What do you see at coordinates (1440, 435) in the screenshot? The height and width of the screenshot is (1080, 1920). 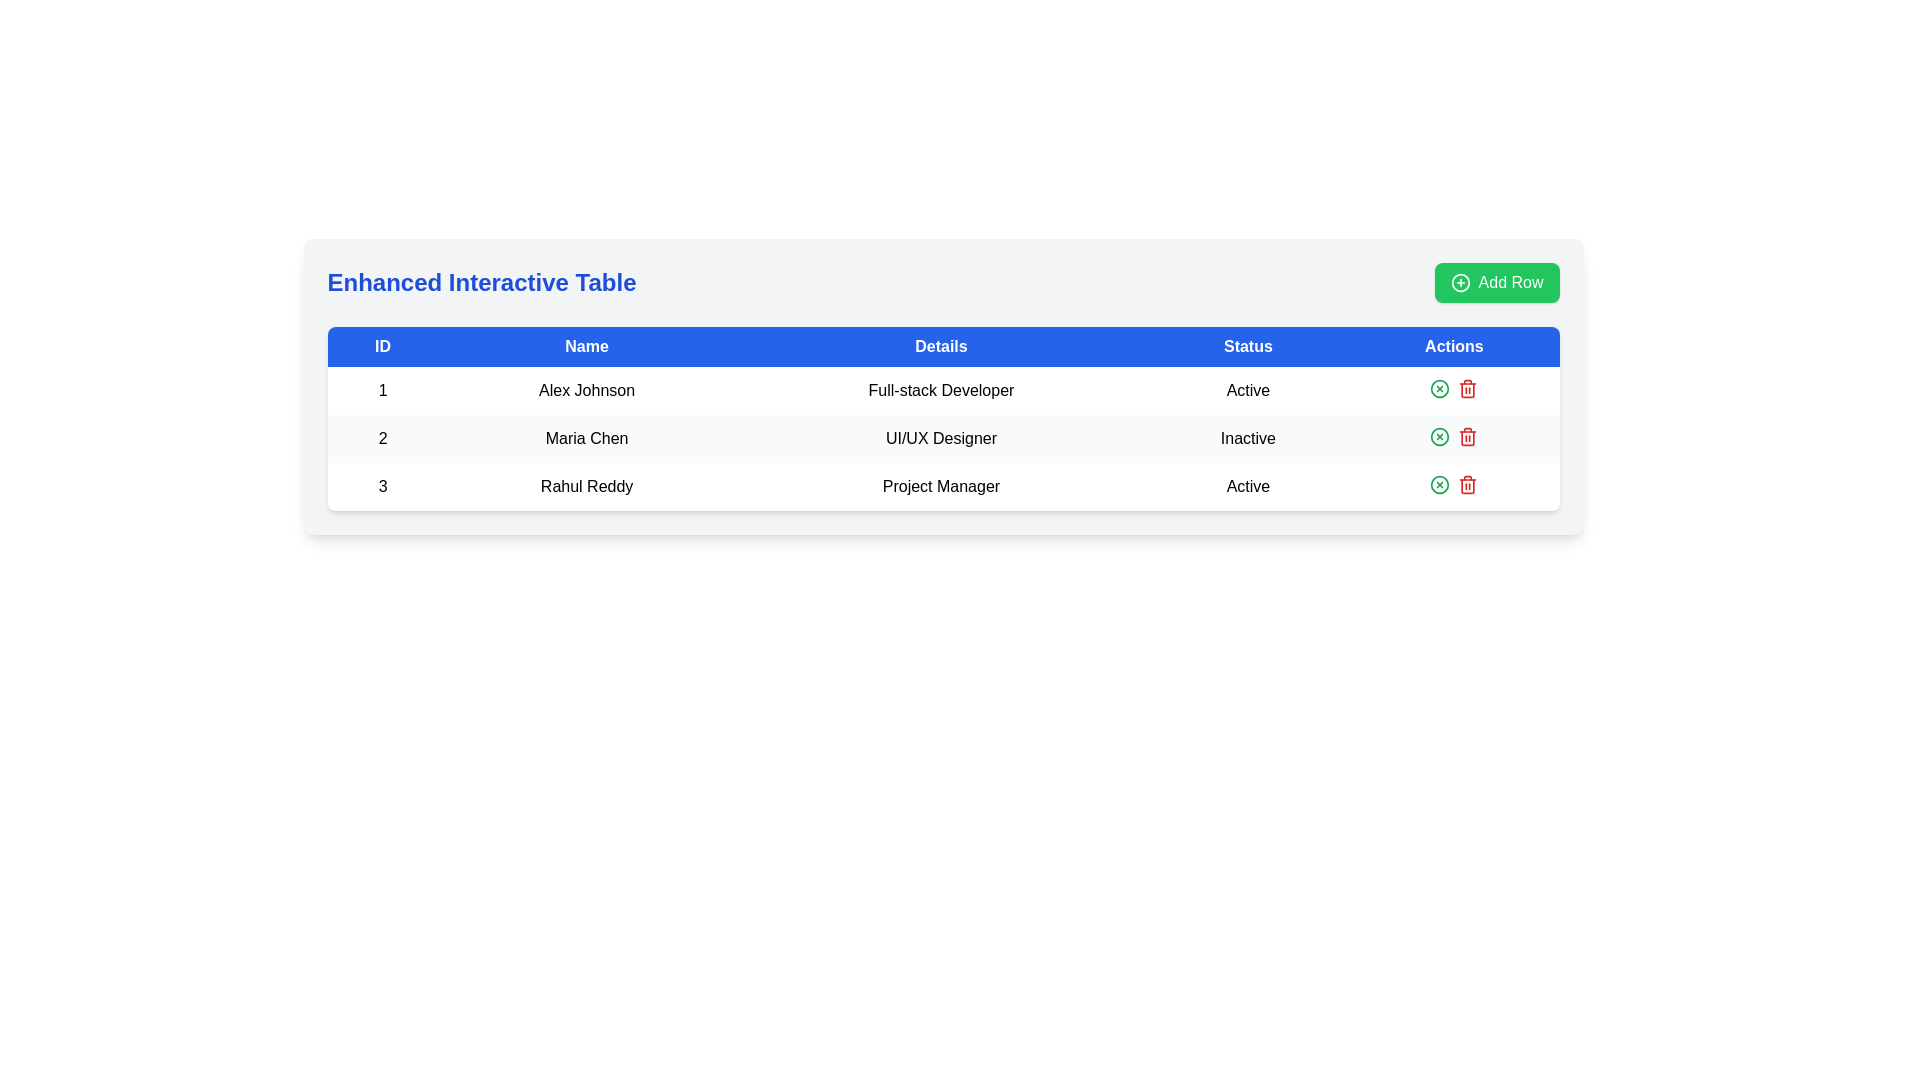 I see `the circular graphical element representing the cancel action` at bounding box center [1440, 435].